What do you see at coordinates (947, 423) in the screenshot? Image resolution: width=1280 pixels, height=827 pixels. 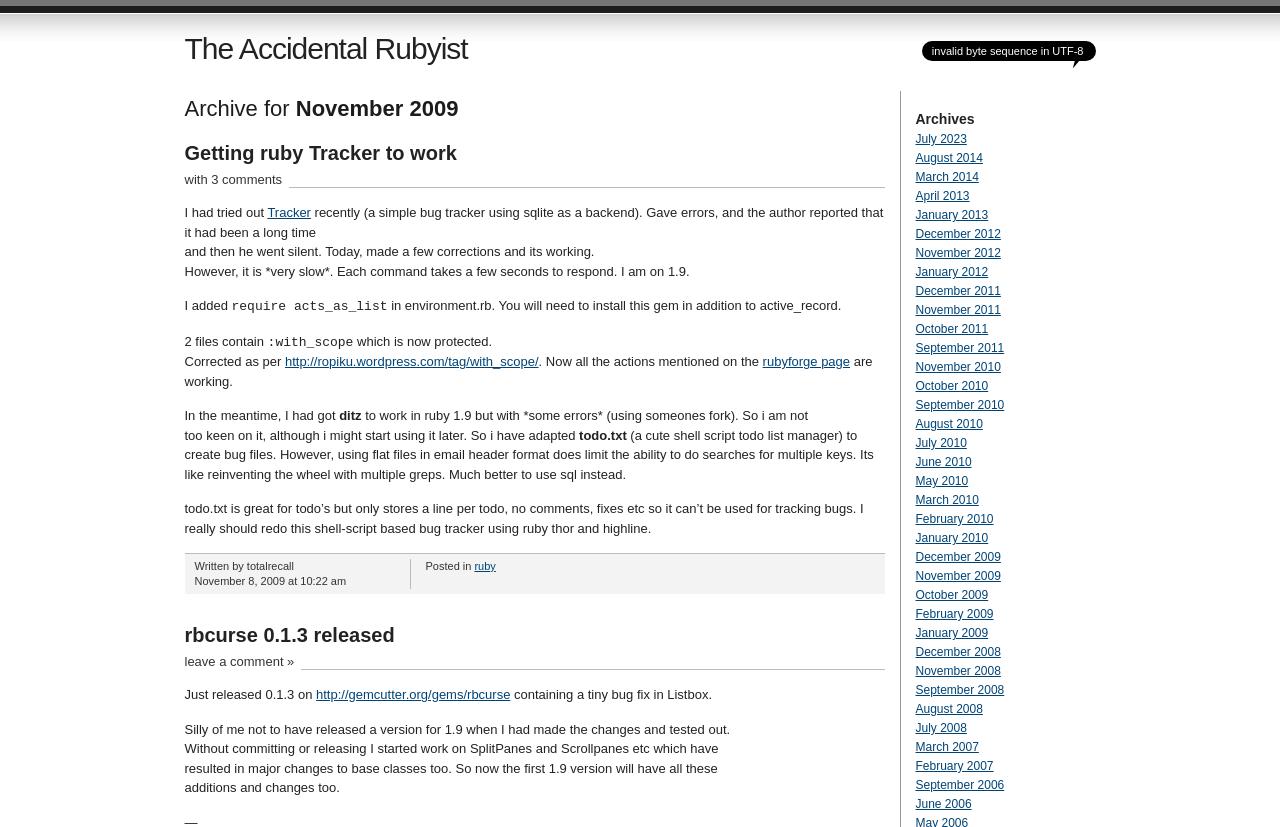 I see `'August 2010'` at bounding box center [947, 423].